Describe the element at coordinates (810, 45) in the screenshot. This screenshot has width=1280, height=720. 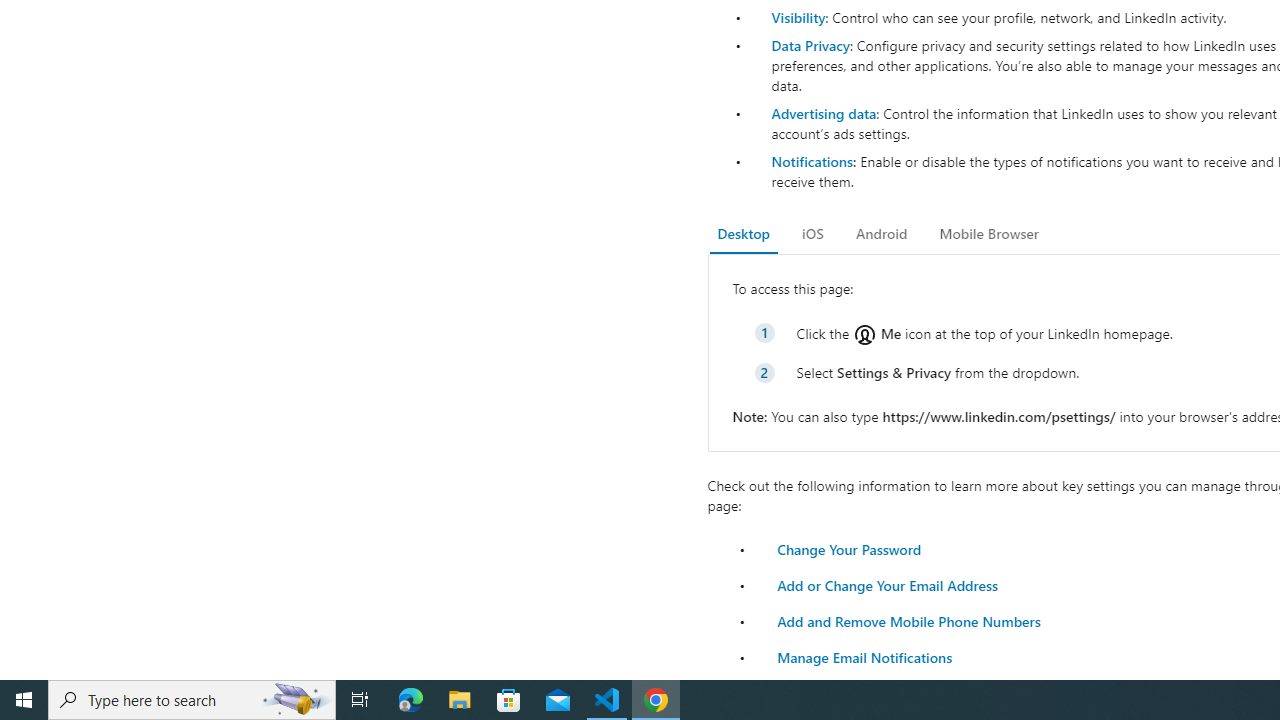
I see `'Data Privacy'` at that location.